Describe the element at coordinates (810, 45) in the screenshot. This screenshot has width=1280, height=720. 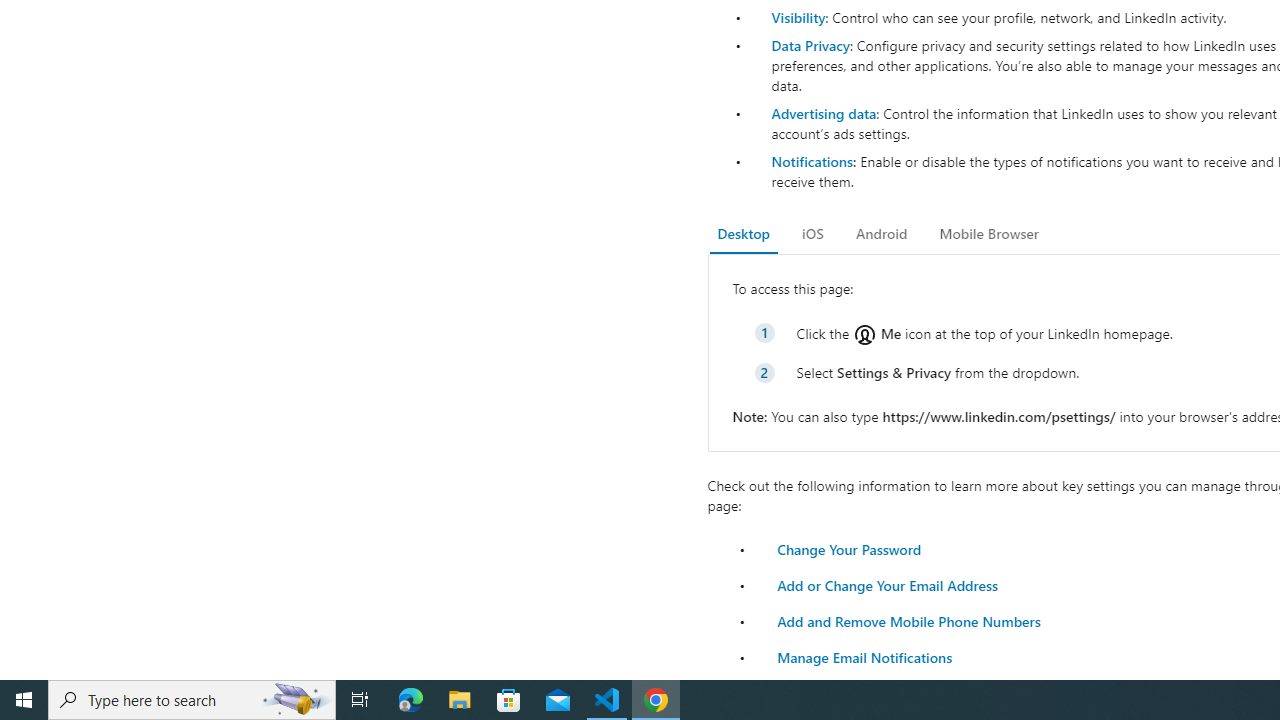
I see `'Data Privacy'` at that location.